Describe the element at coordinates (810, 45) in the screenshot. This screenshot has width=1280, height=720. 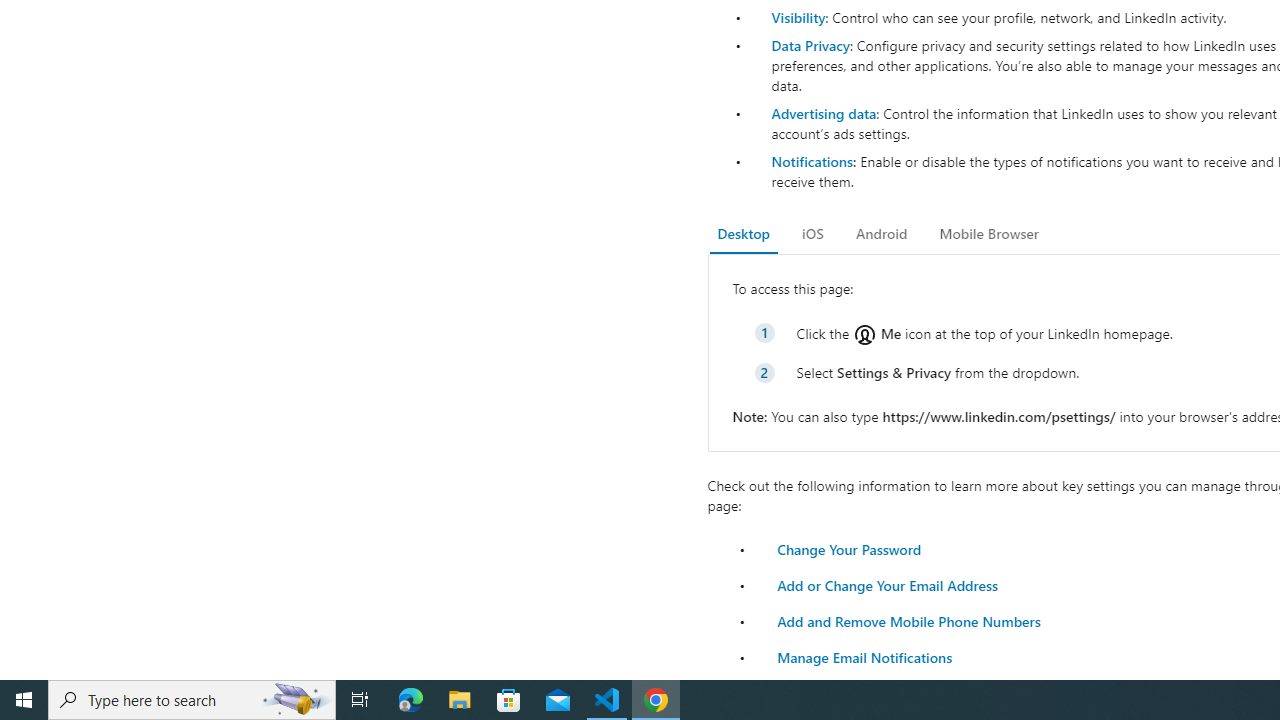
I see `'Data Privacy'` at that location.